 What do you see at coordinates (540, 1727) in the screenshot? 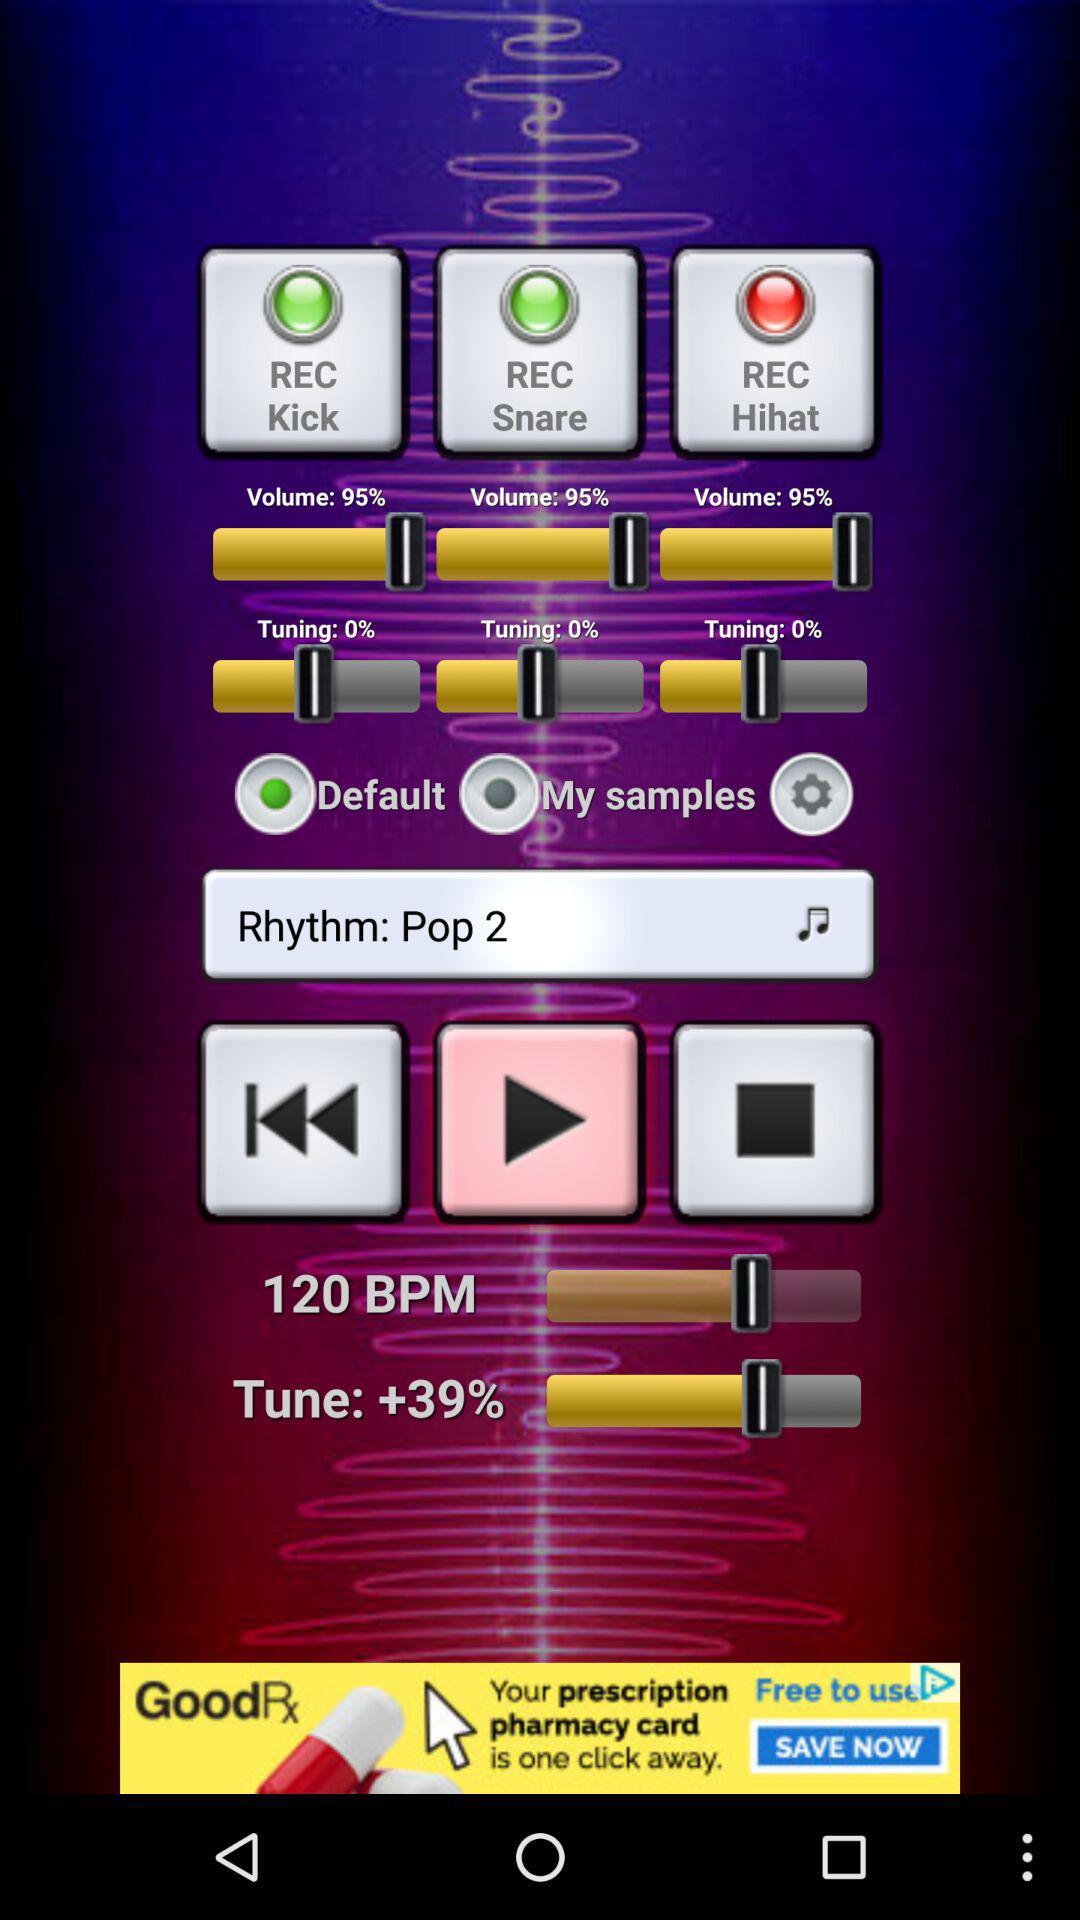
I see `the add image` at bounding box center [540, 1727].